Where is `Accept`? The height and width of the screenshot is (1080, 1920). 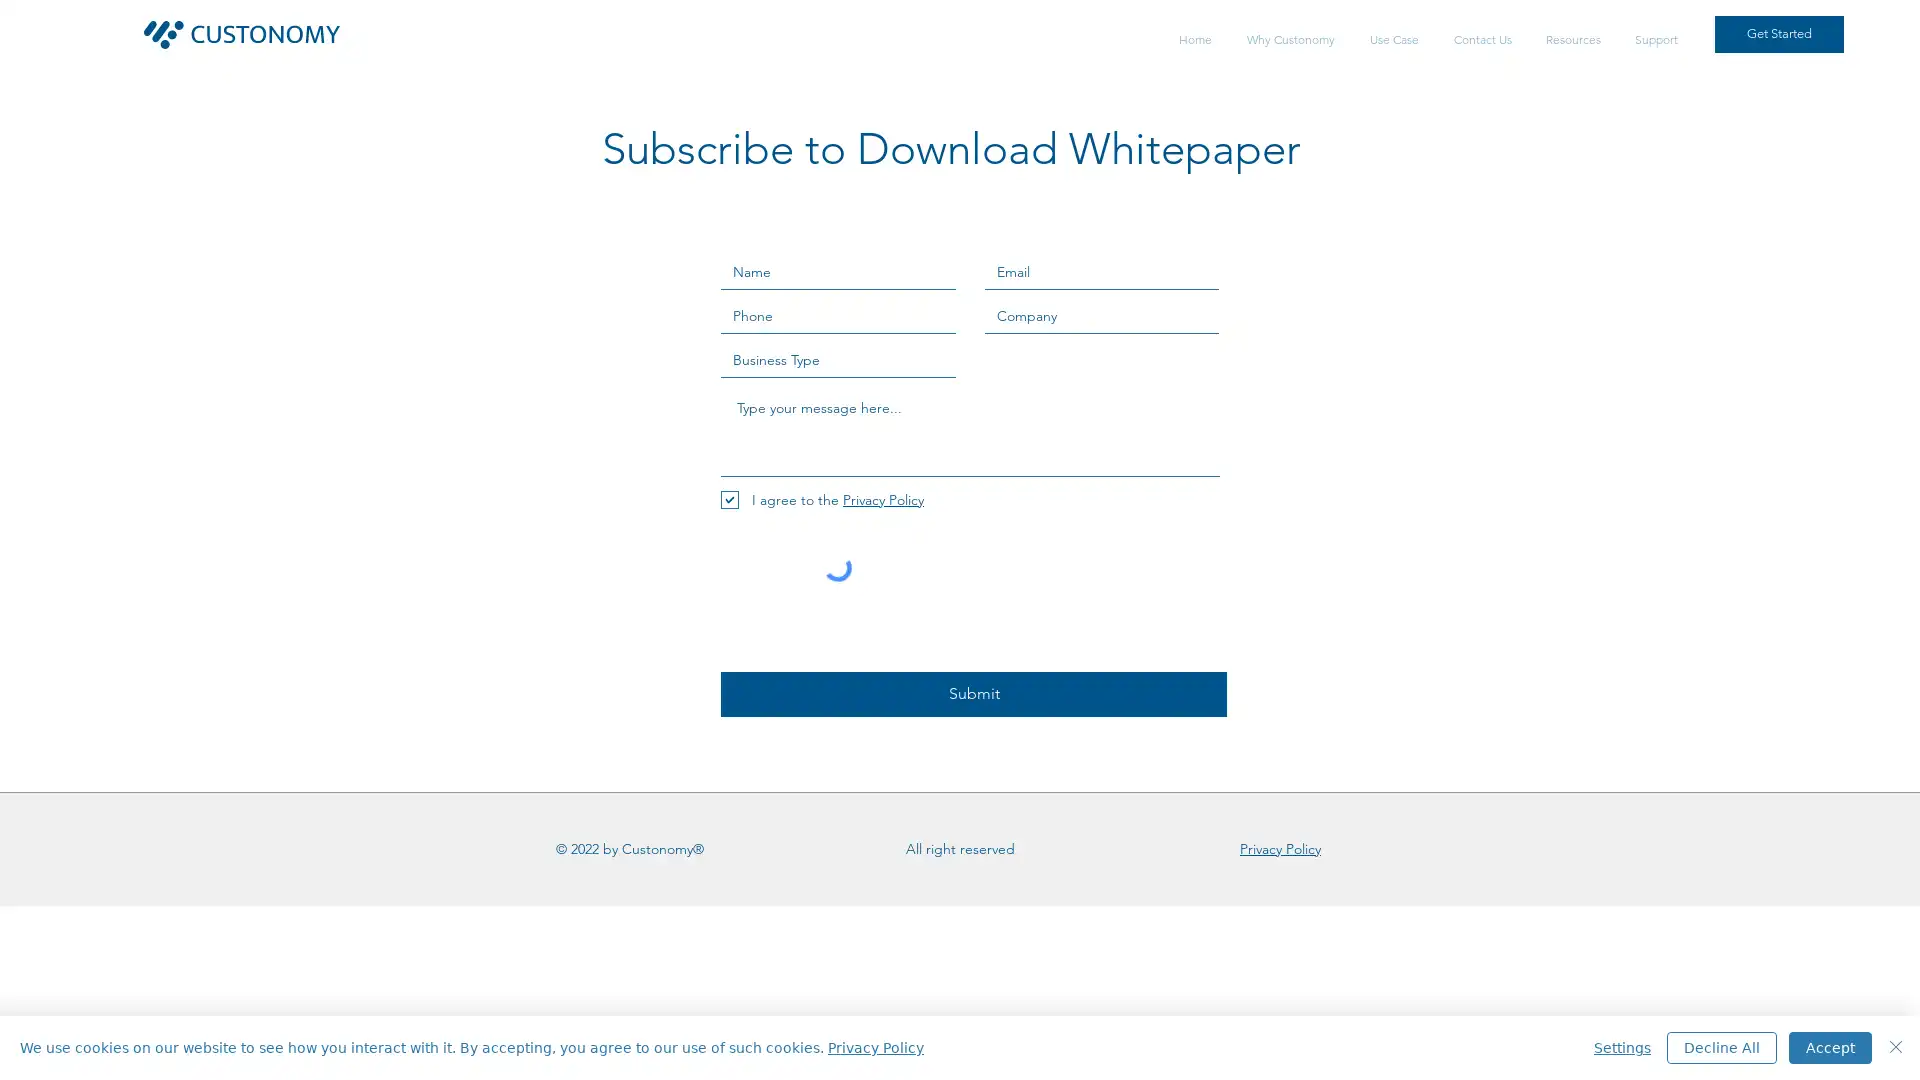
Accept is located at coordinates (1830, 1047).